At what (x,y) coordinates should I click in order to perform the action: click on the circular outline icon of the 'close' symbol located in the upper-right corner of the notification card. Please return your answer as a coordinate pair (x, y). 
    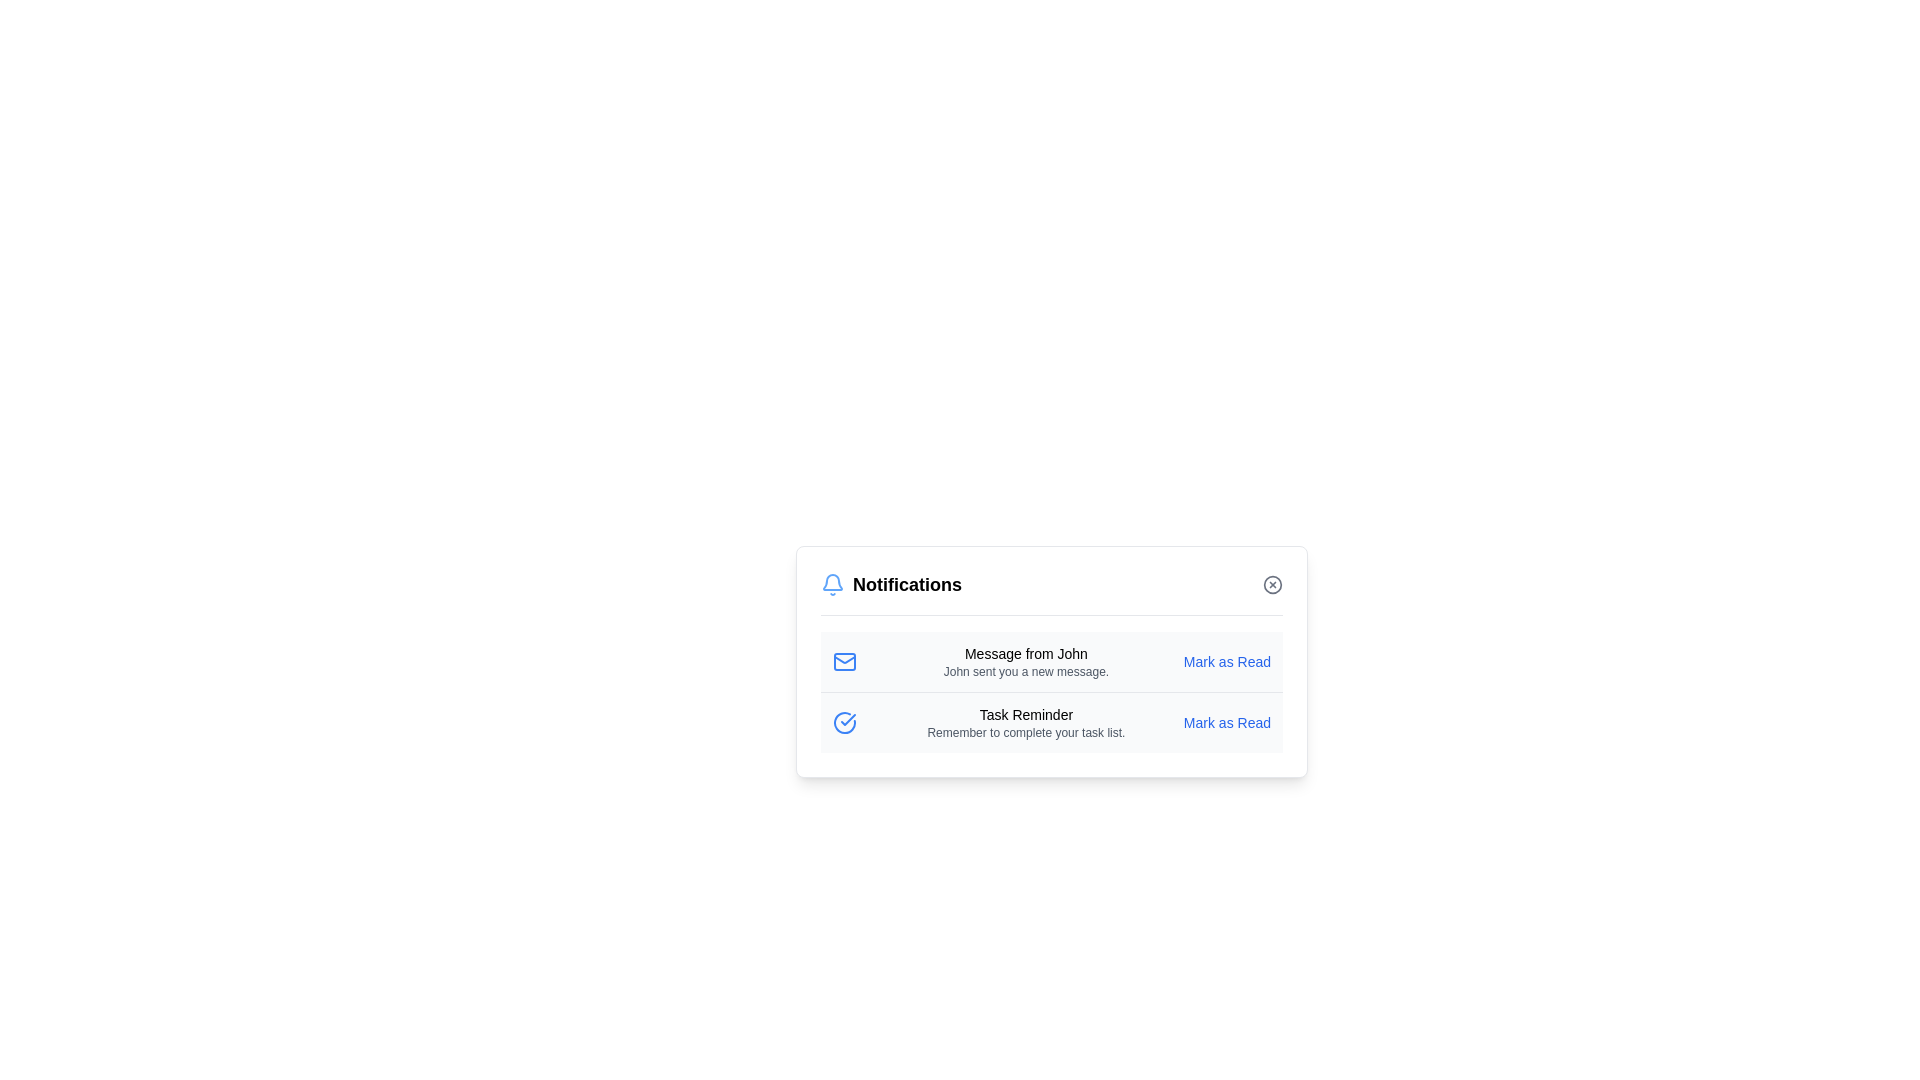
    Looking at the image, I should click on (1271, 585).